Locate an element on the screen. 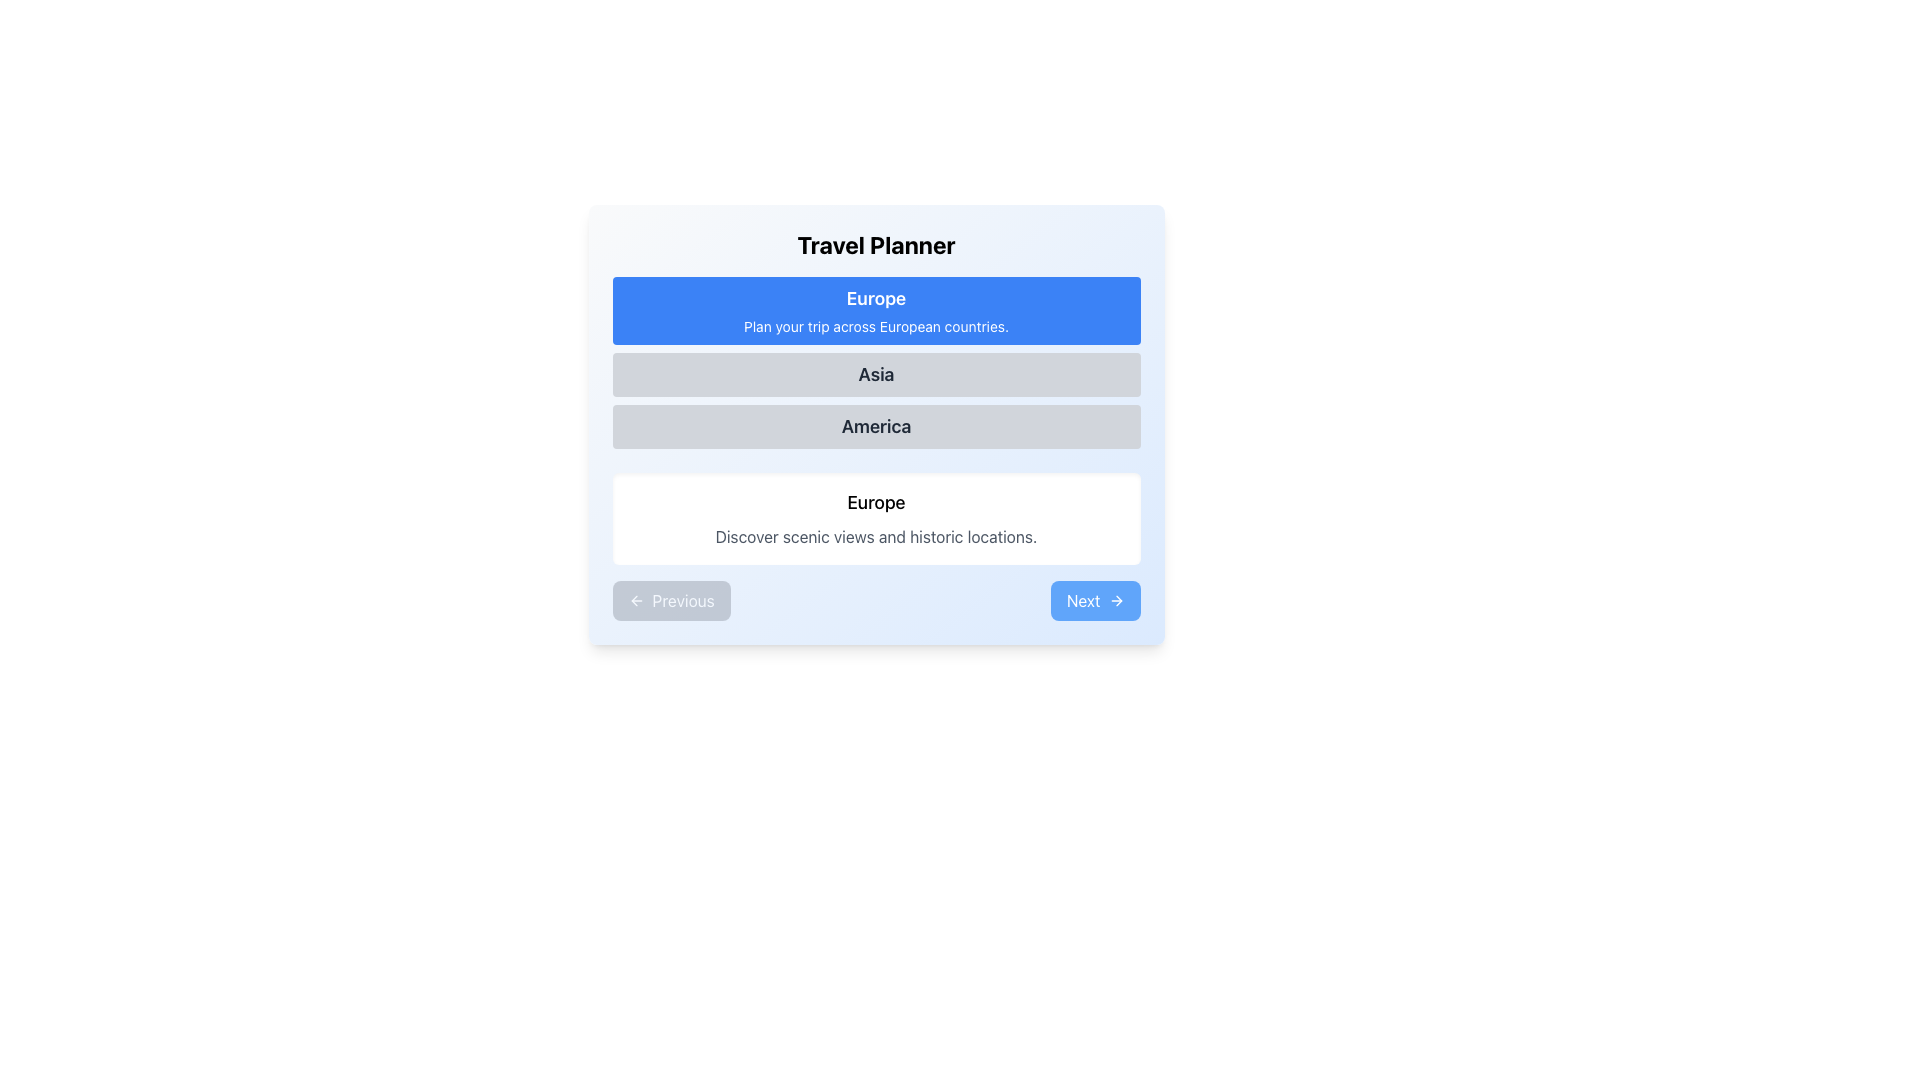 The height and width of the screenshot is (1080, 1920). text block that contains the content 'Discover scenic views and historic locations.' styled in gray color, positioned below the 'Europe' heading in the 'Travel Planner' section is located at coordinates (876, 535).